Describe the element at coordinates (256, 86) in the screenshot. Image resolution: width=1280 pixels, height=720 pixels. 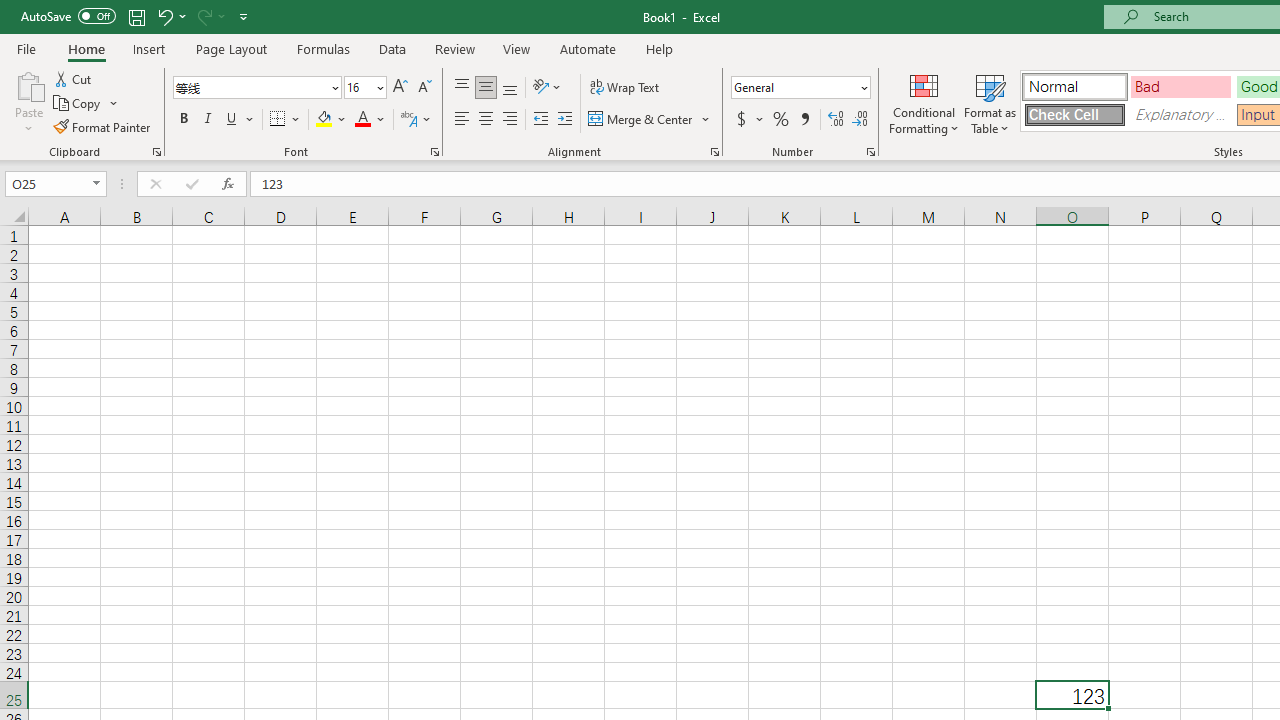
I see `'Font'` at that location.